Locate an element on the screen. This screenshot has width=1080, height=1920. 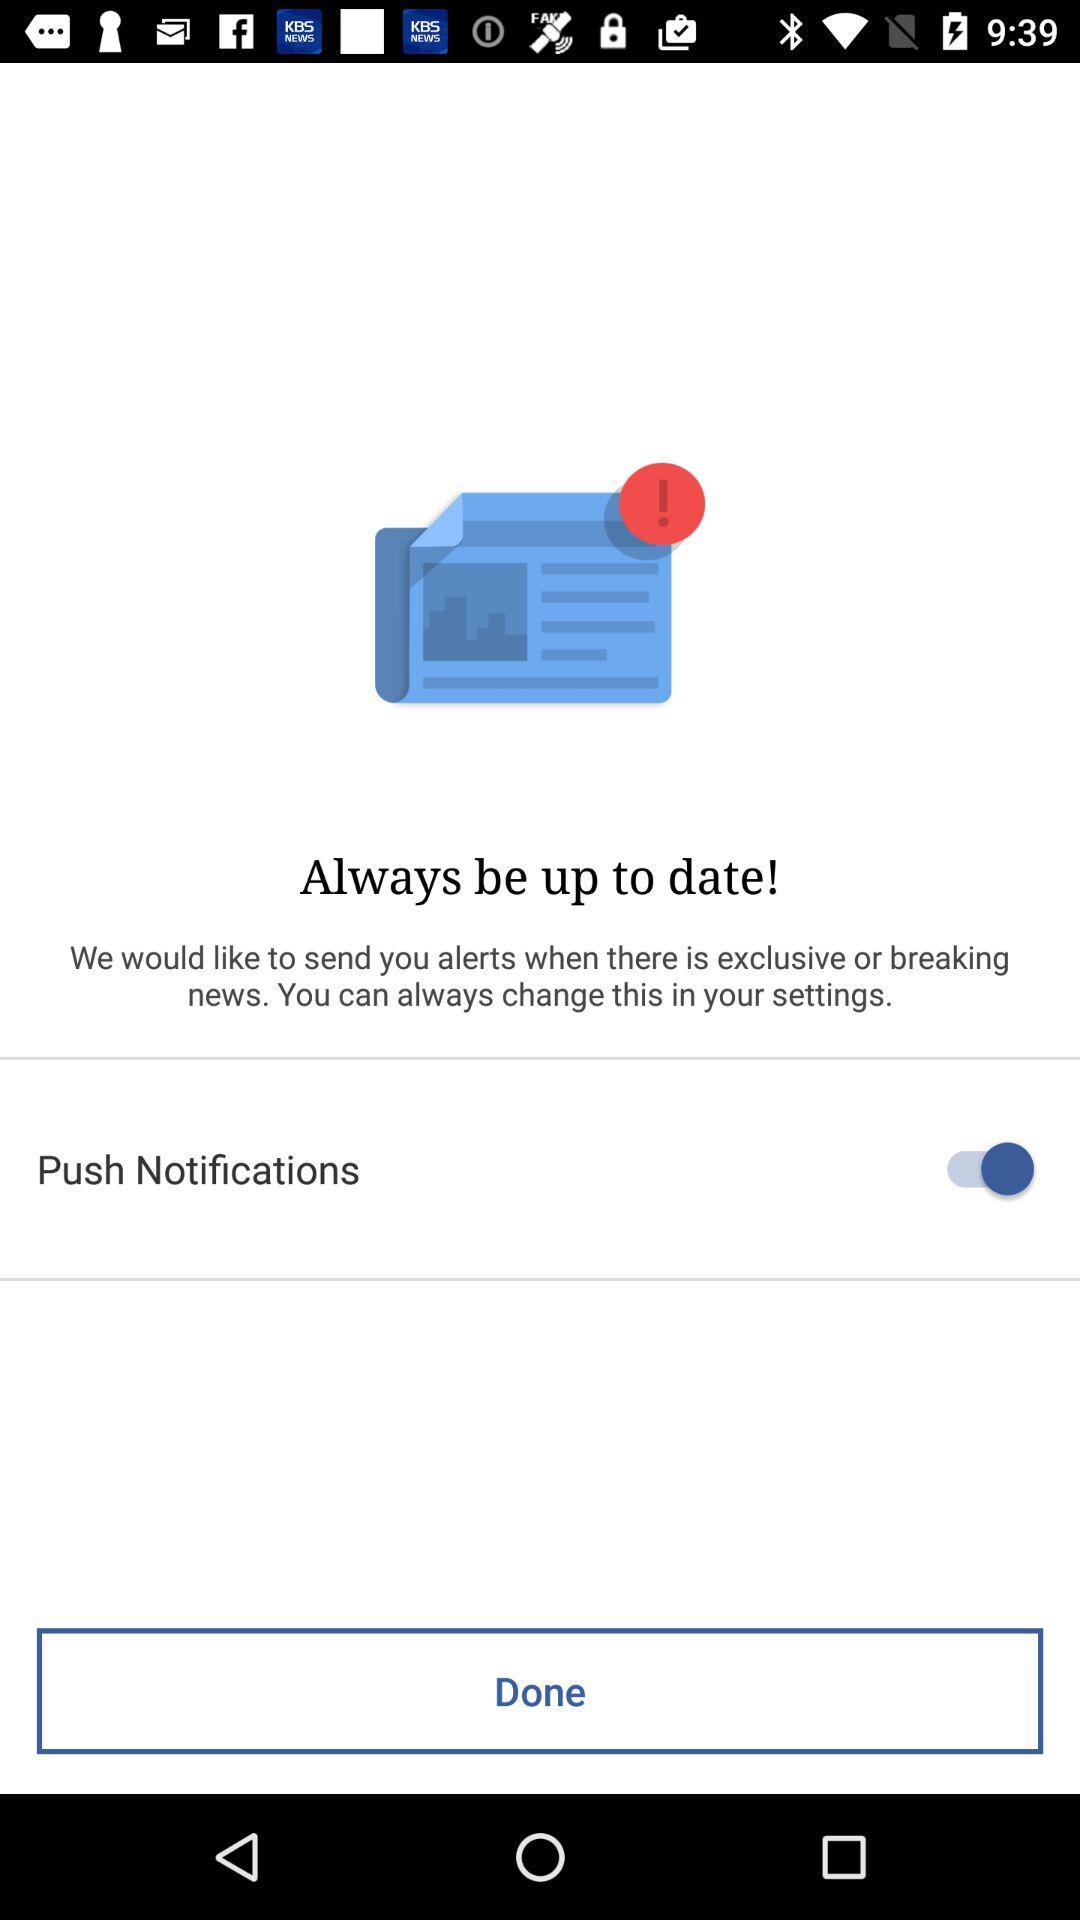
push notifications item is located at coordinates (540, 1168).